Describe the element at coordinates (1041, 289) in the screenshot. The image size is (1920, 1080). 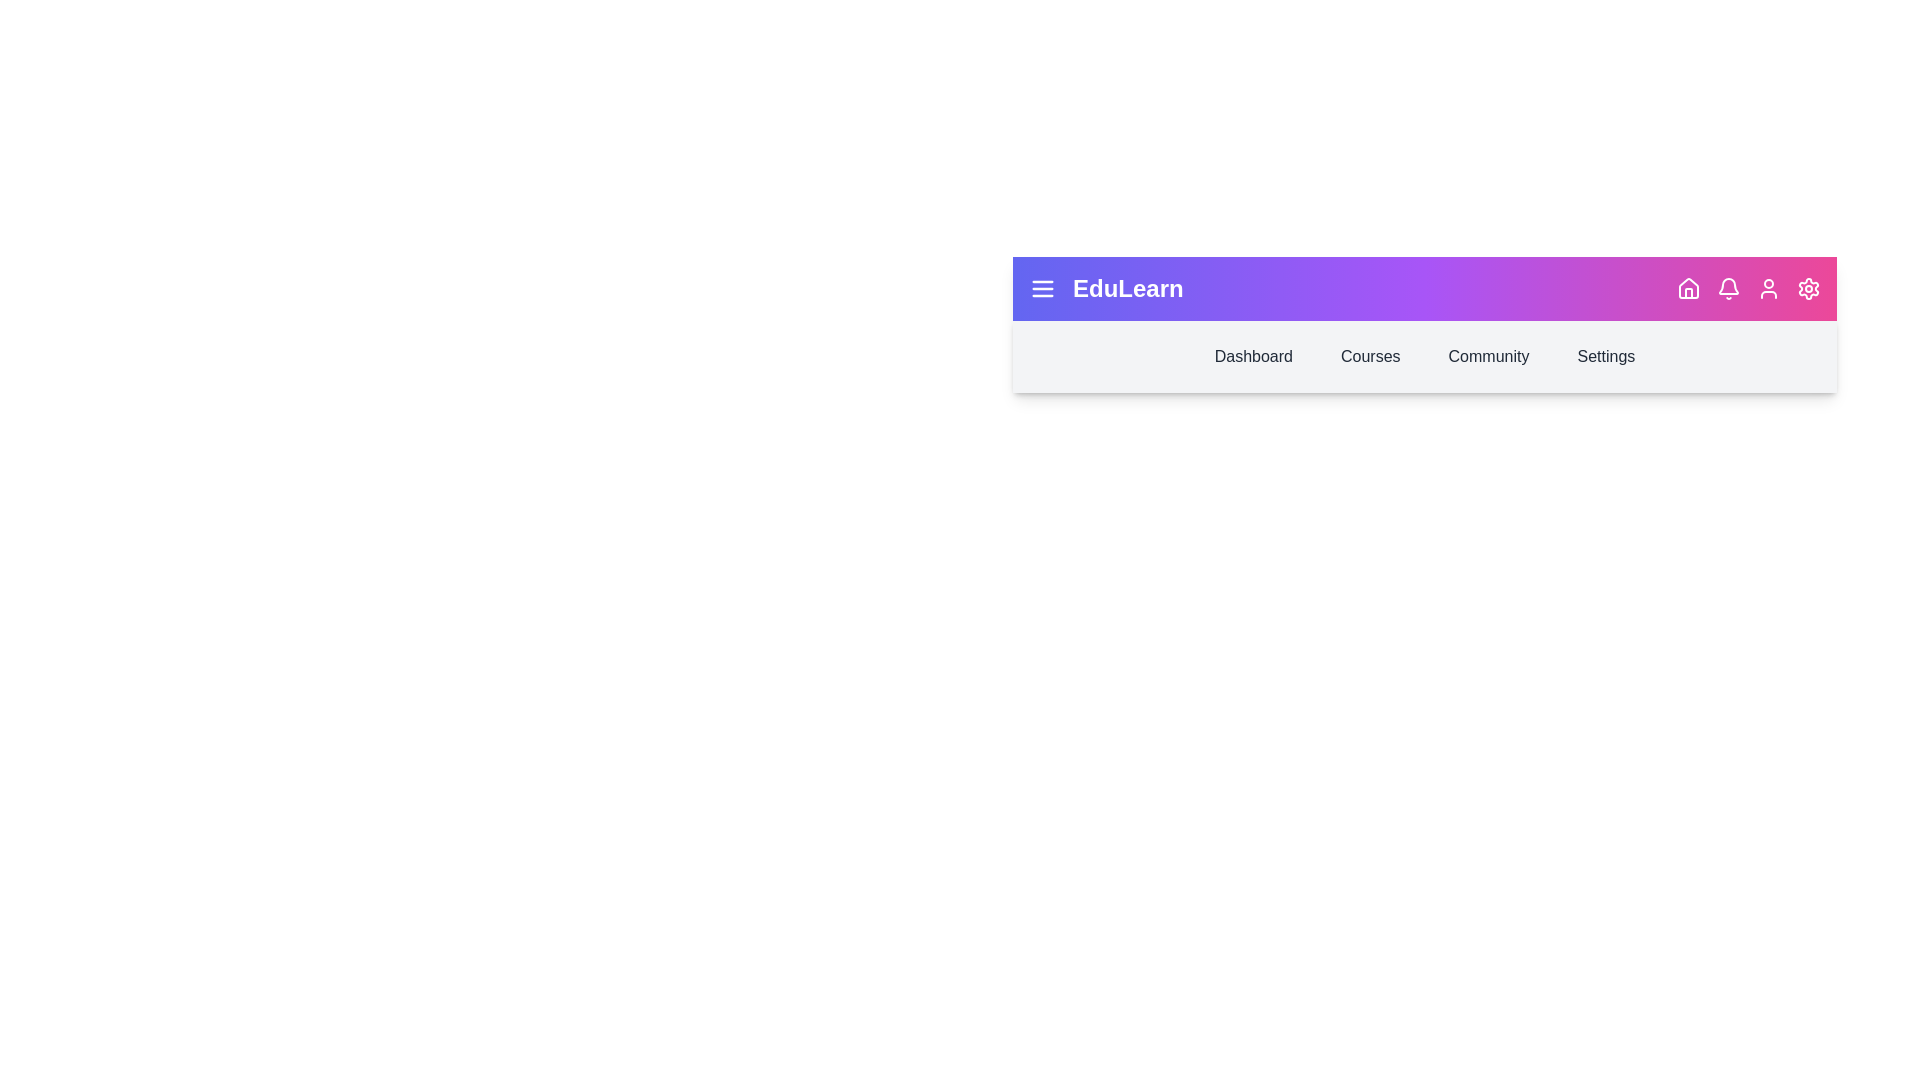
I see `the menu icon to toggle the dropdown menu` at that location.